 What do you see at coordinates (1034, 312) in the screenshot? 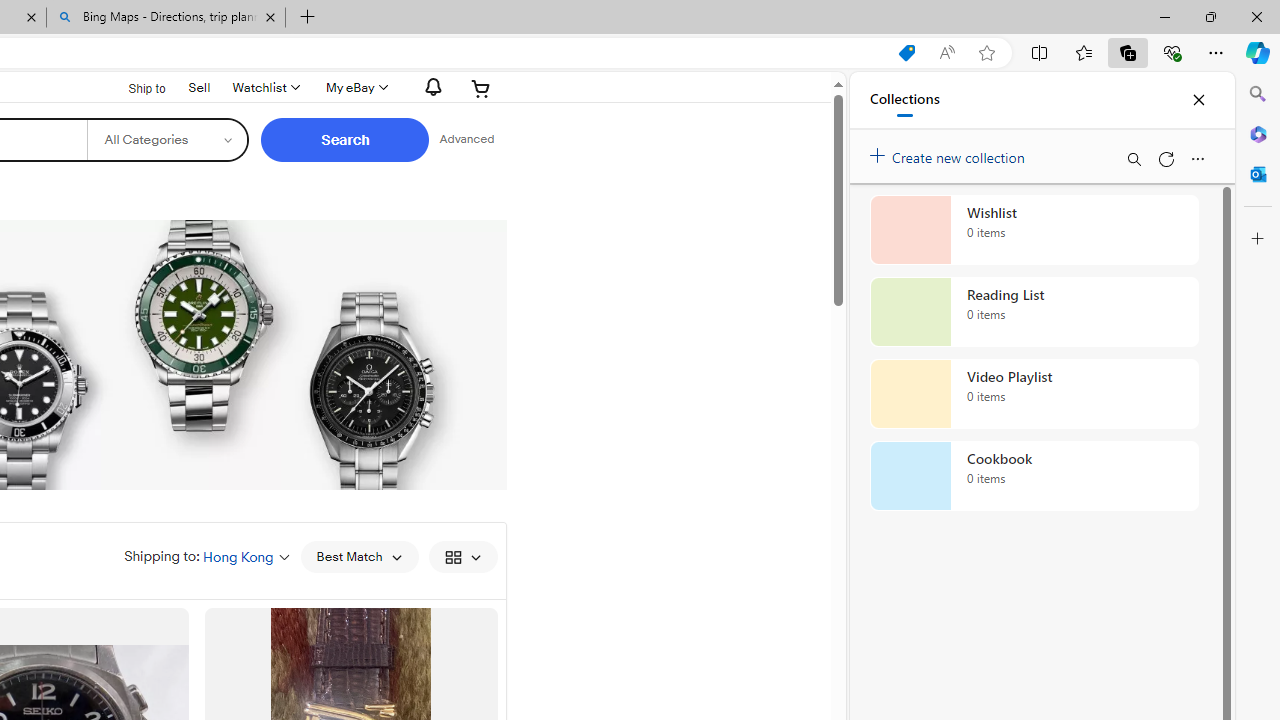
I see `'Reading List collection, 0 items'` at bounding box center [1034, 312].